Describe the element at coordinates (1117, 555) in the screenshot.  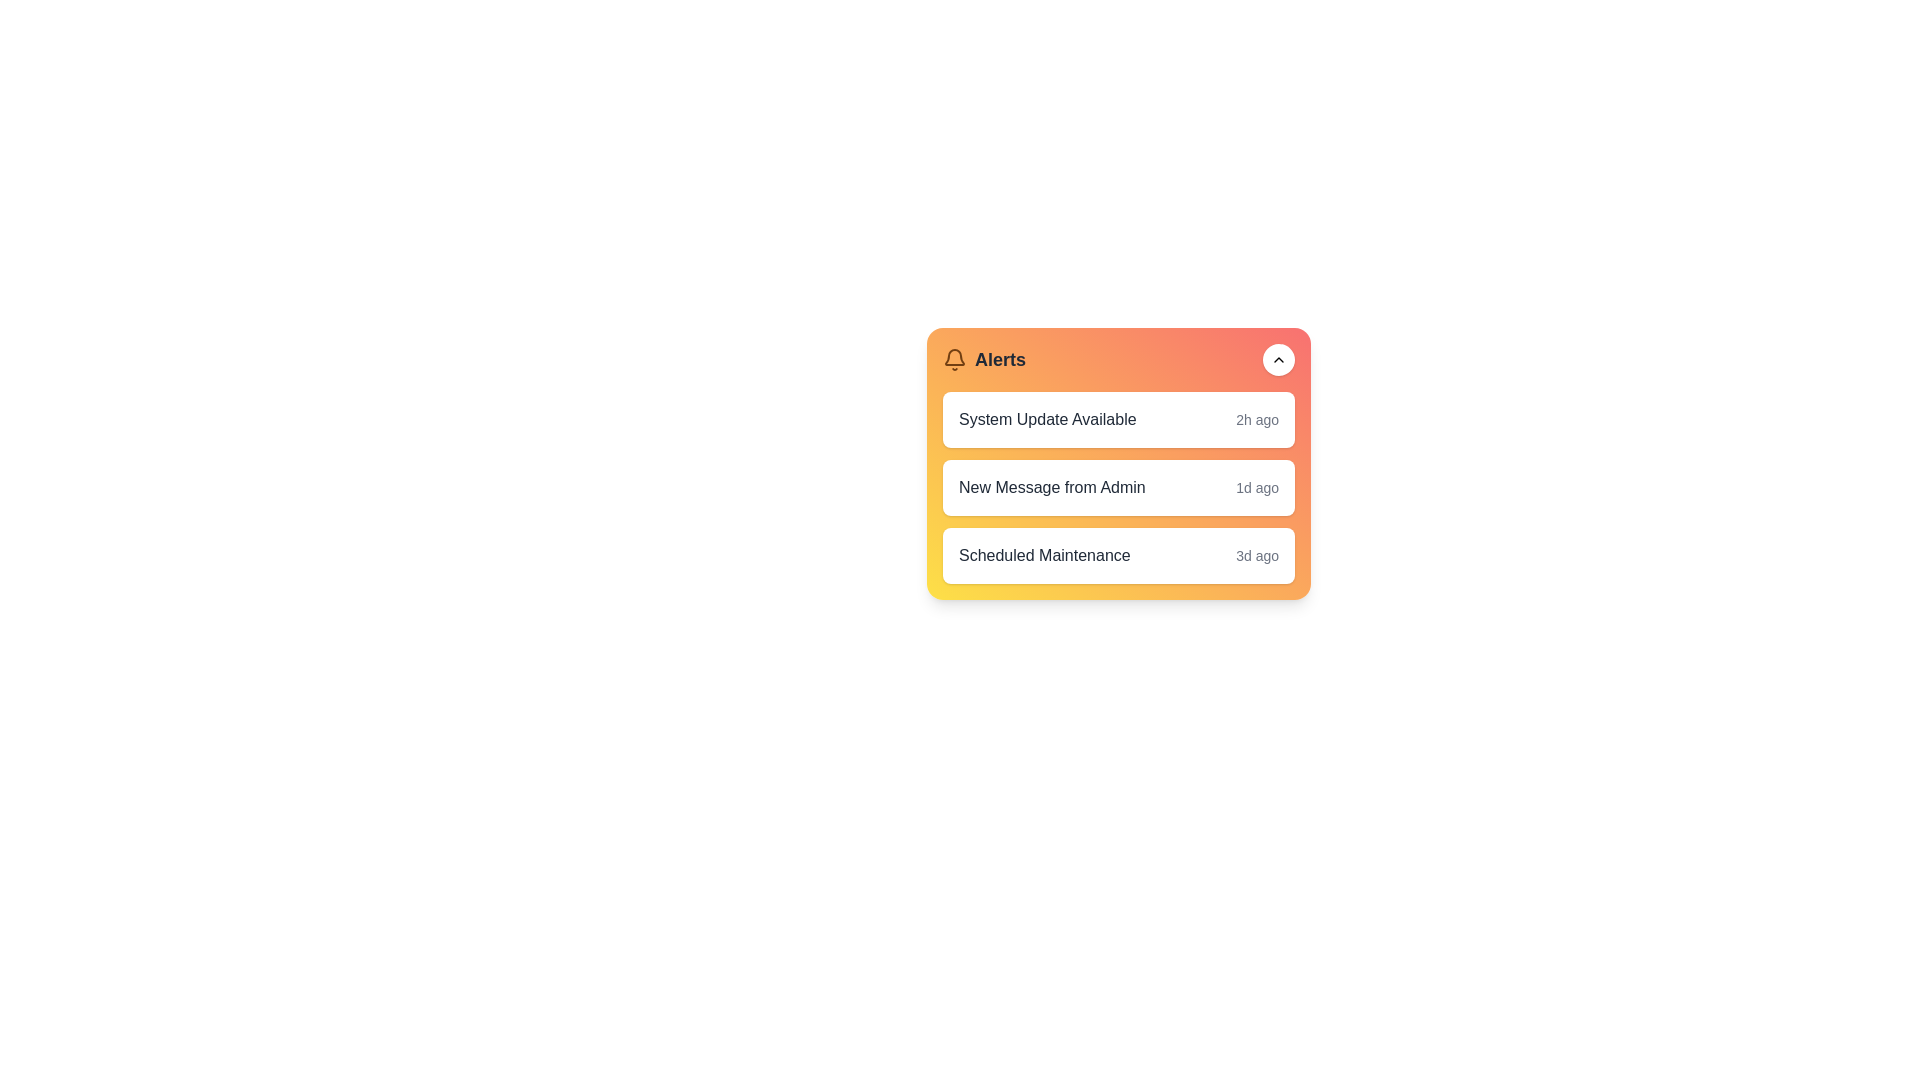
I see `the alert item corresponding to 3` at that location.